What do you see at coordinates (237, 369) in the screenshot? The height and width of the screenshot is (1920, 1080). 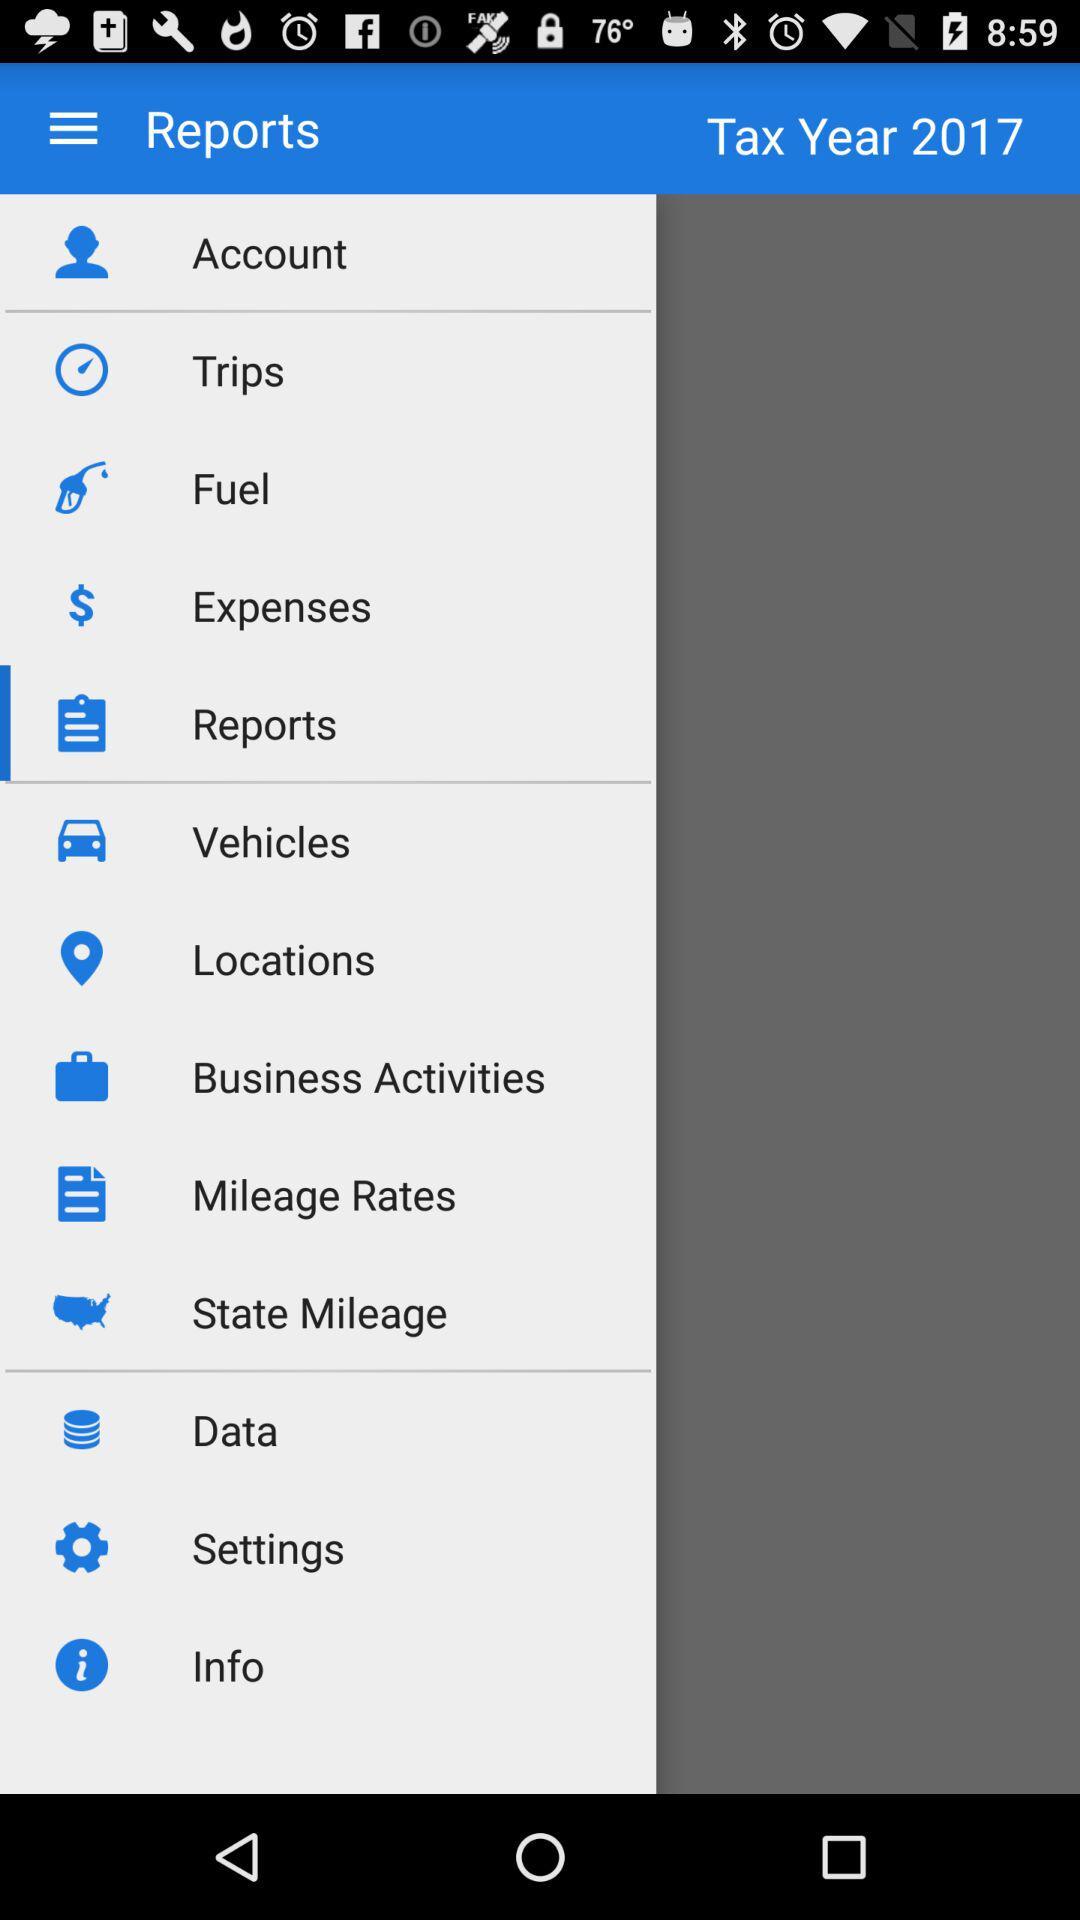 I see `the trips icon` at bounding box center [237, 369].